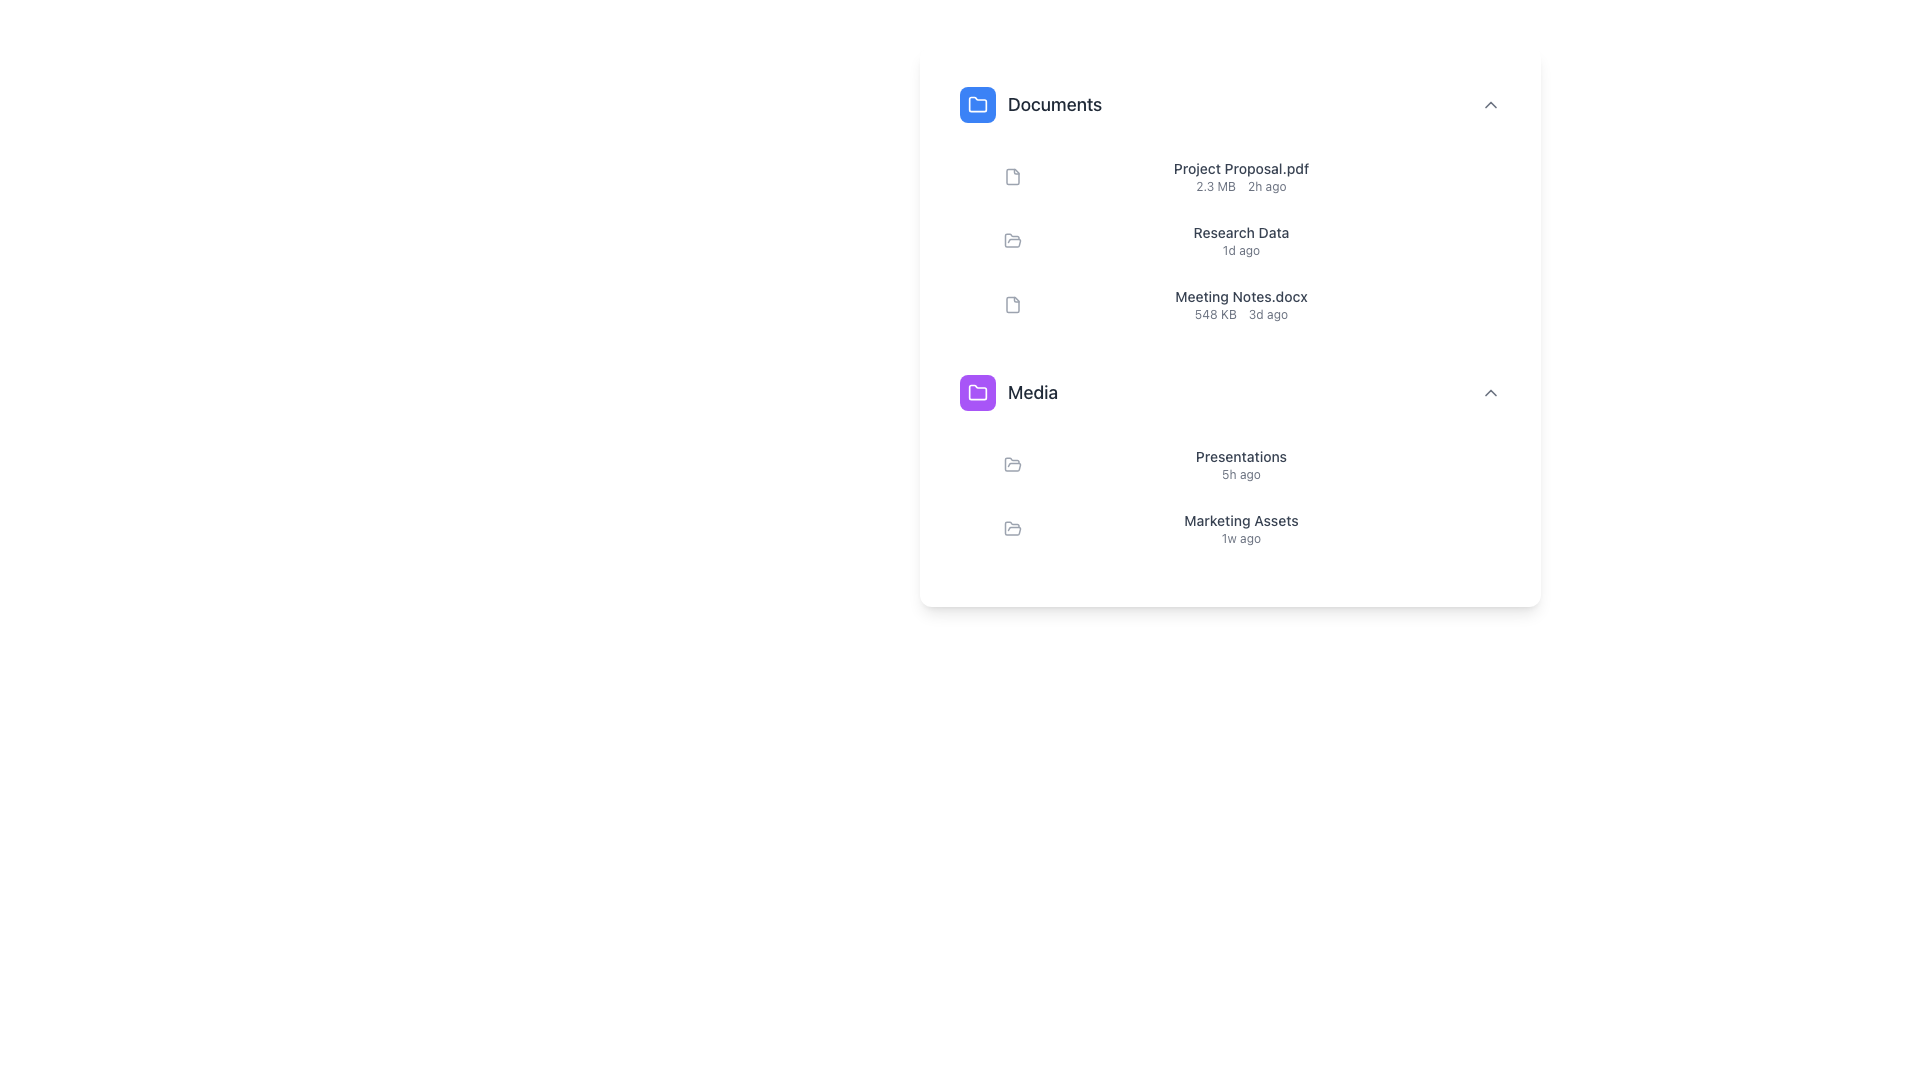  I want to click on the folder icon representing 'Marketing Assets' located in the categorized media list under the heading 'Media', so click(1012, 527).